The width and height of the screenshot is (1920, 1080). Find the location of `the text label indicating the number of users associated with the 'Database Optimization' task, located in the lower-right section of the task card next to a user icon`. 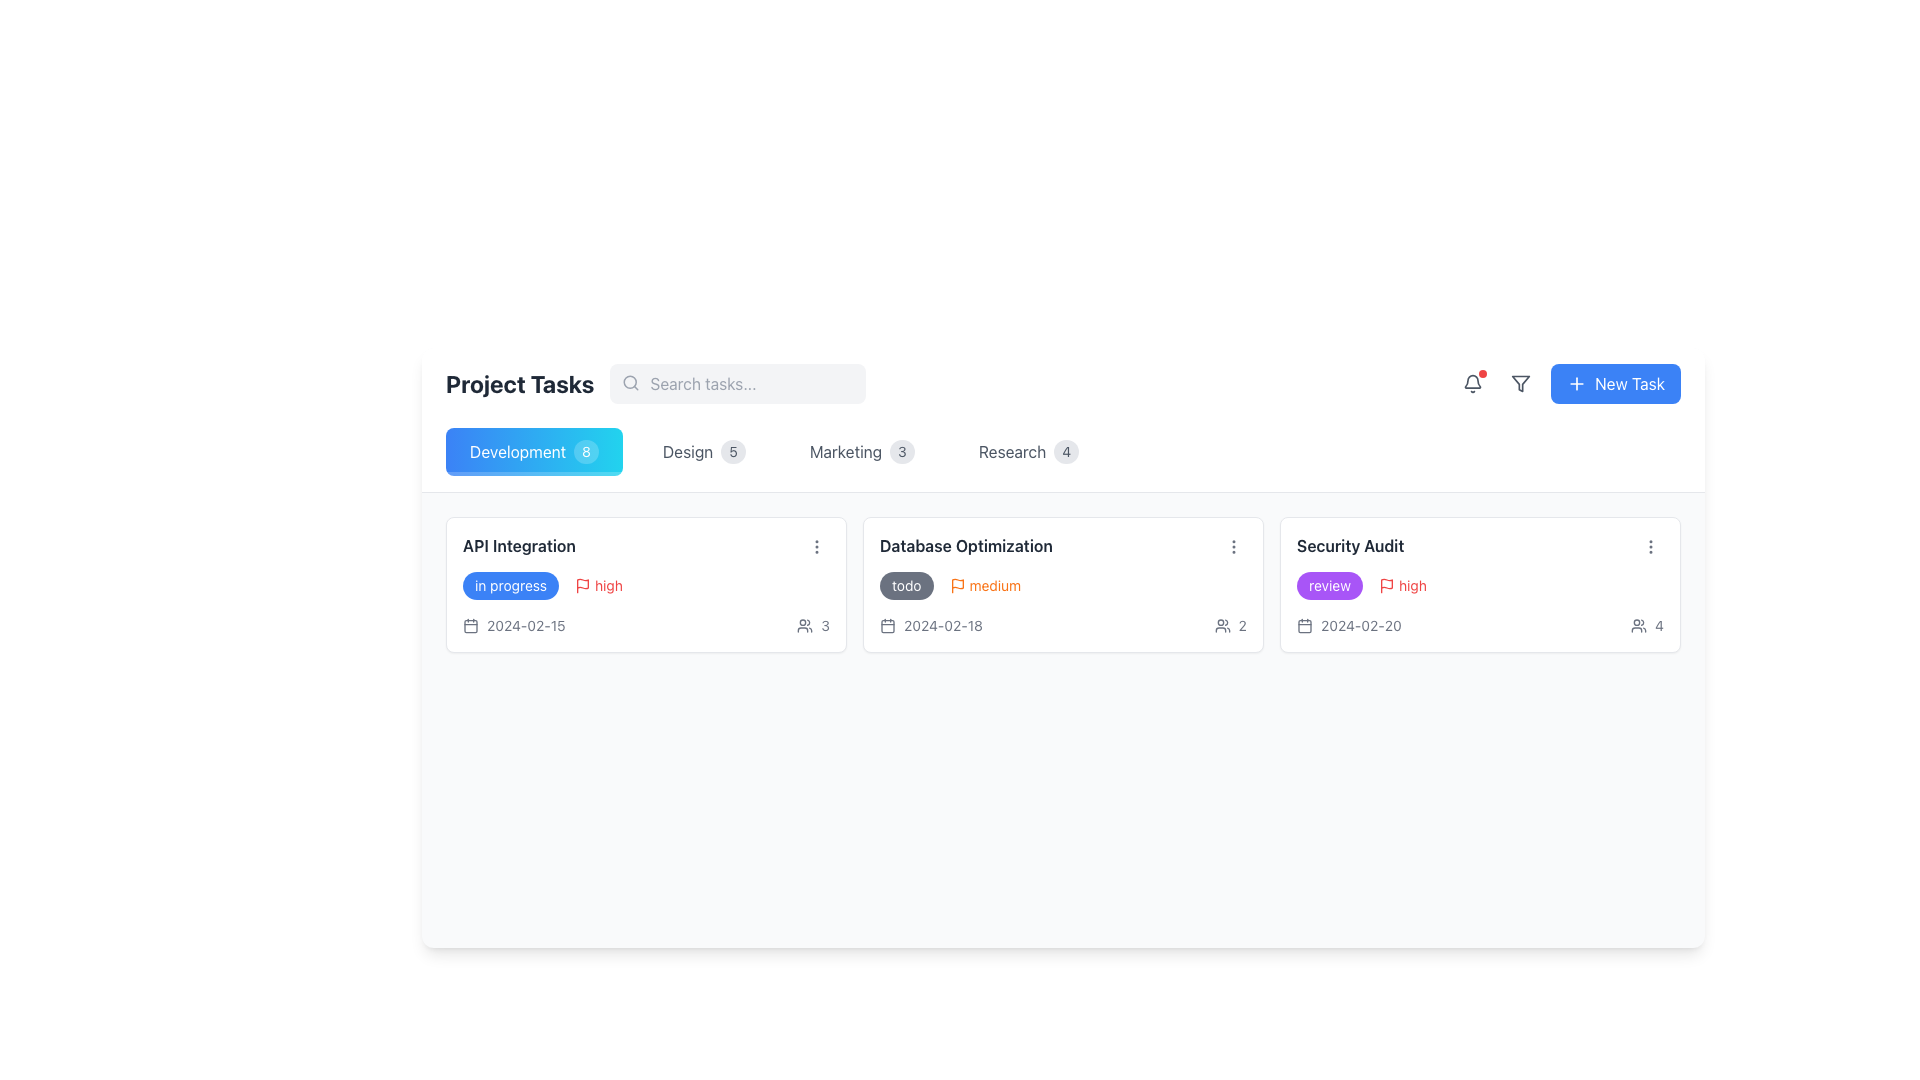

the text label indicating the number of users associated with the 'Database Optimization' task, located in the lower-right section of the task card next to a user icon is located at coordinates (825, 624).